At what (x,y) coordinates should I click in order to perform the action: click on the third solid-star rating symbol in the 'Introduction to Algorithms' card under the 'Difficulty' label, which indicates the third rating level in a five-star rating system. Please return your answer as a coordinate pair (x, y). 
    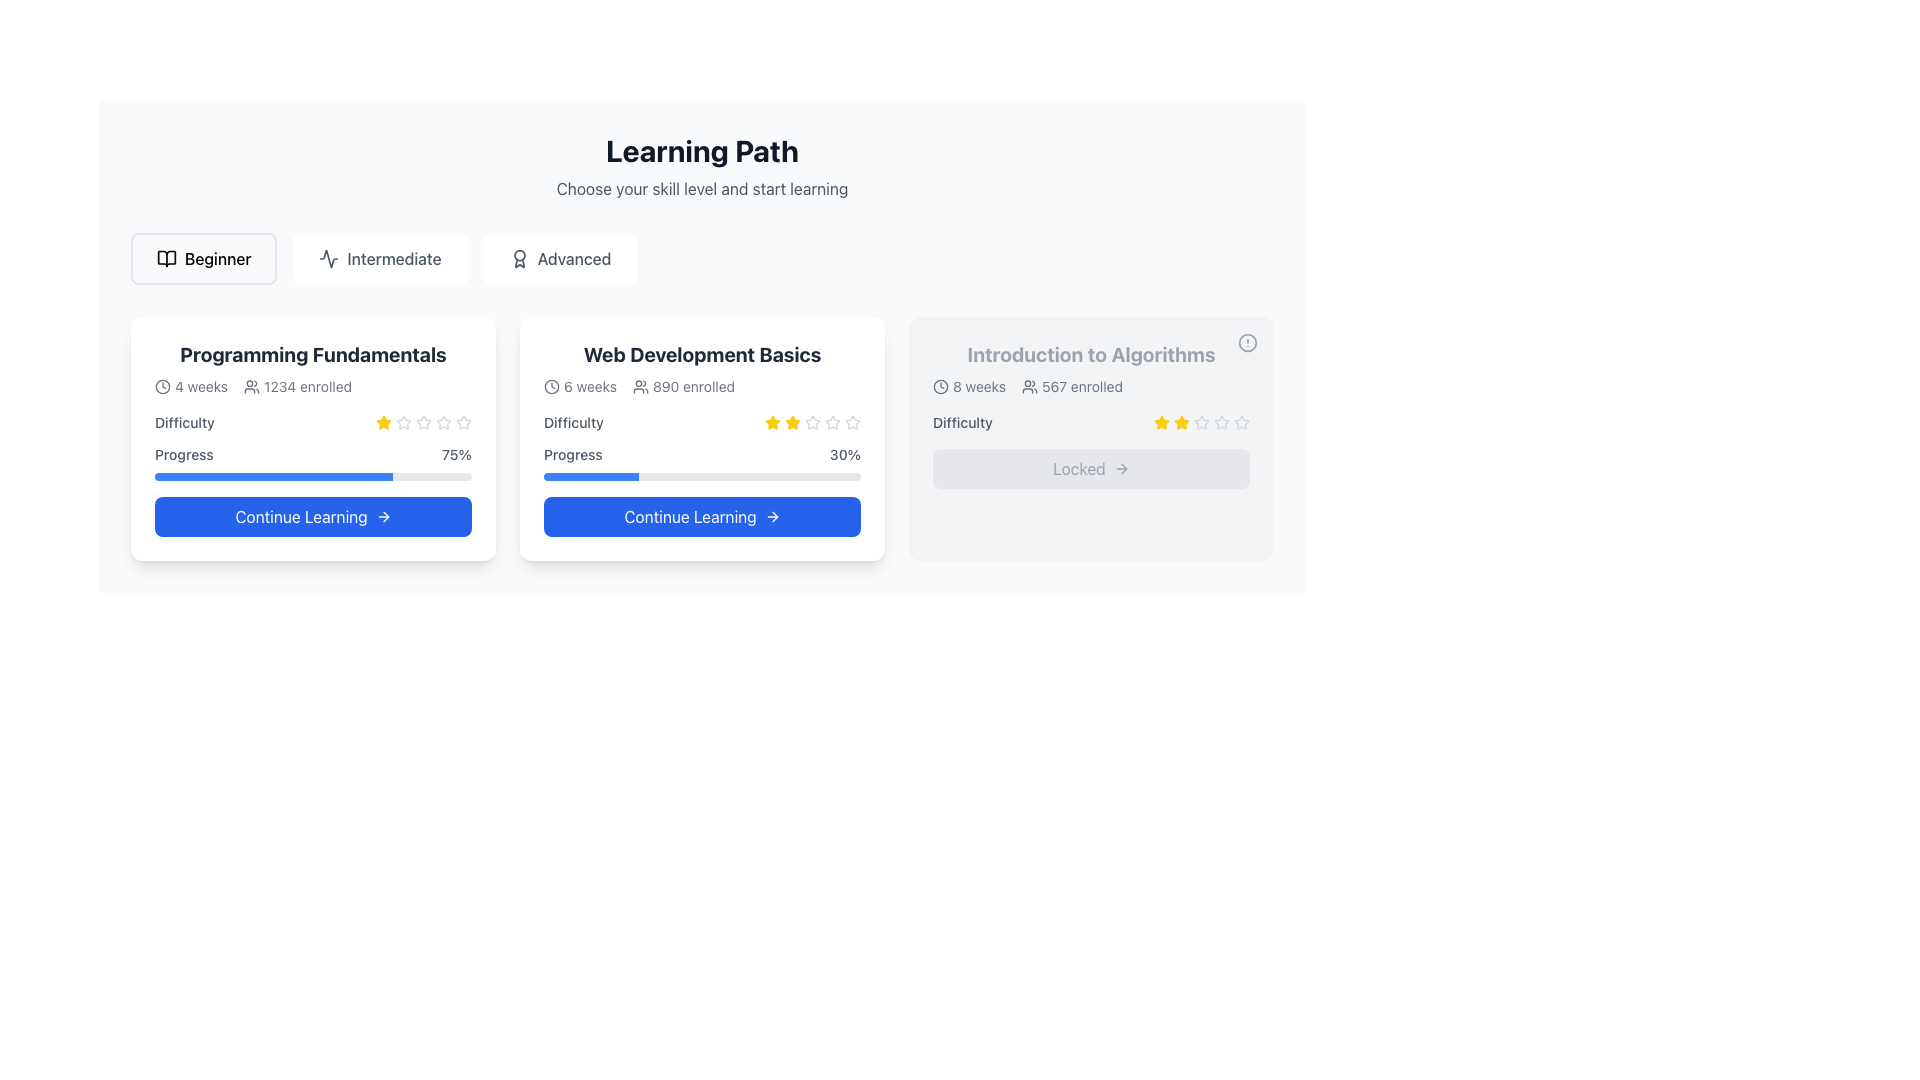
    Looking at the image, I should click on (1181, 421).